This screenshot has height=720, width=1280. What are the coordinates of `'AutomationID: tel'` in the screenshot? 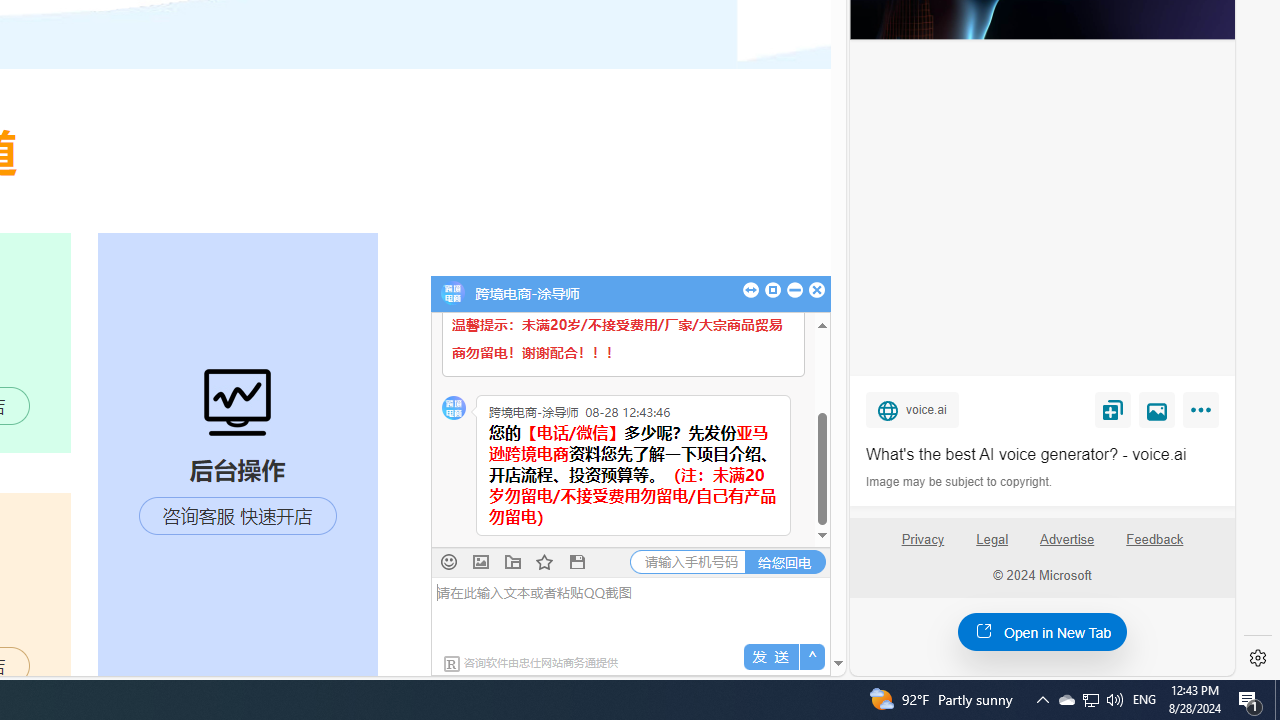 It's located at (688, 561).